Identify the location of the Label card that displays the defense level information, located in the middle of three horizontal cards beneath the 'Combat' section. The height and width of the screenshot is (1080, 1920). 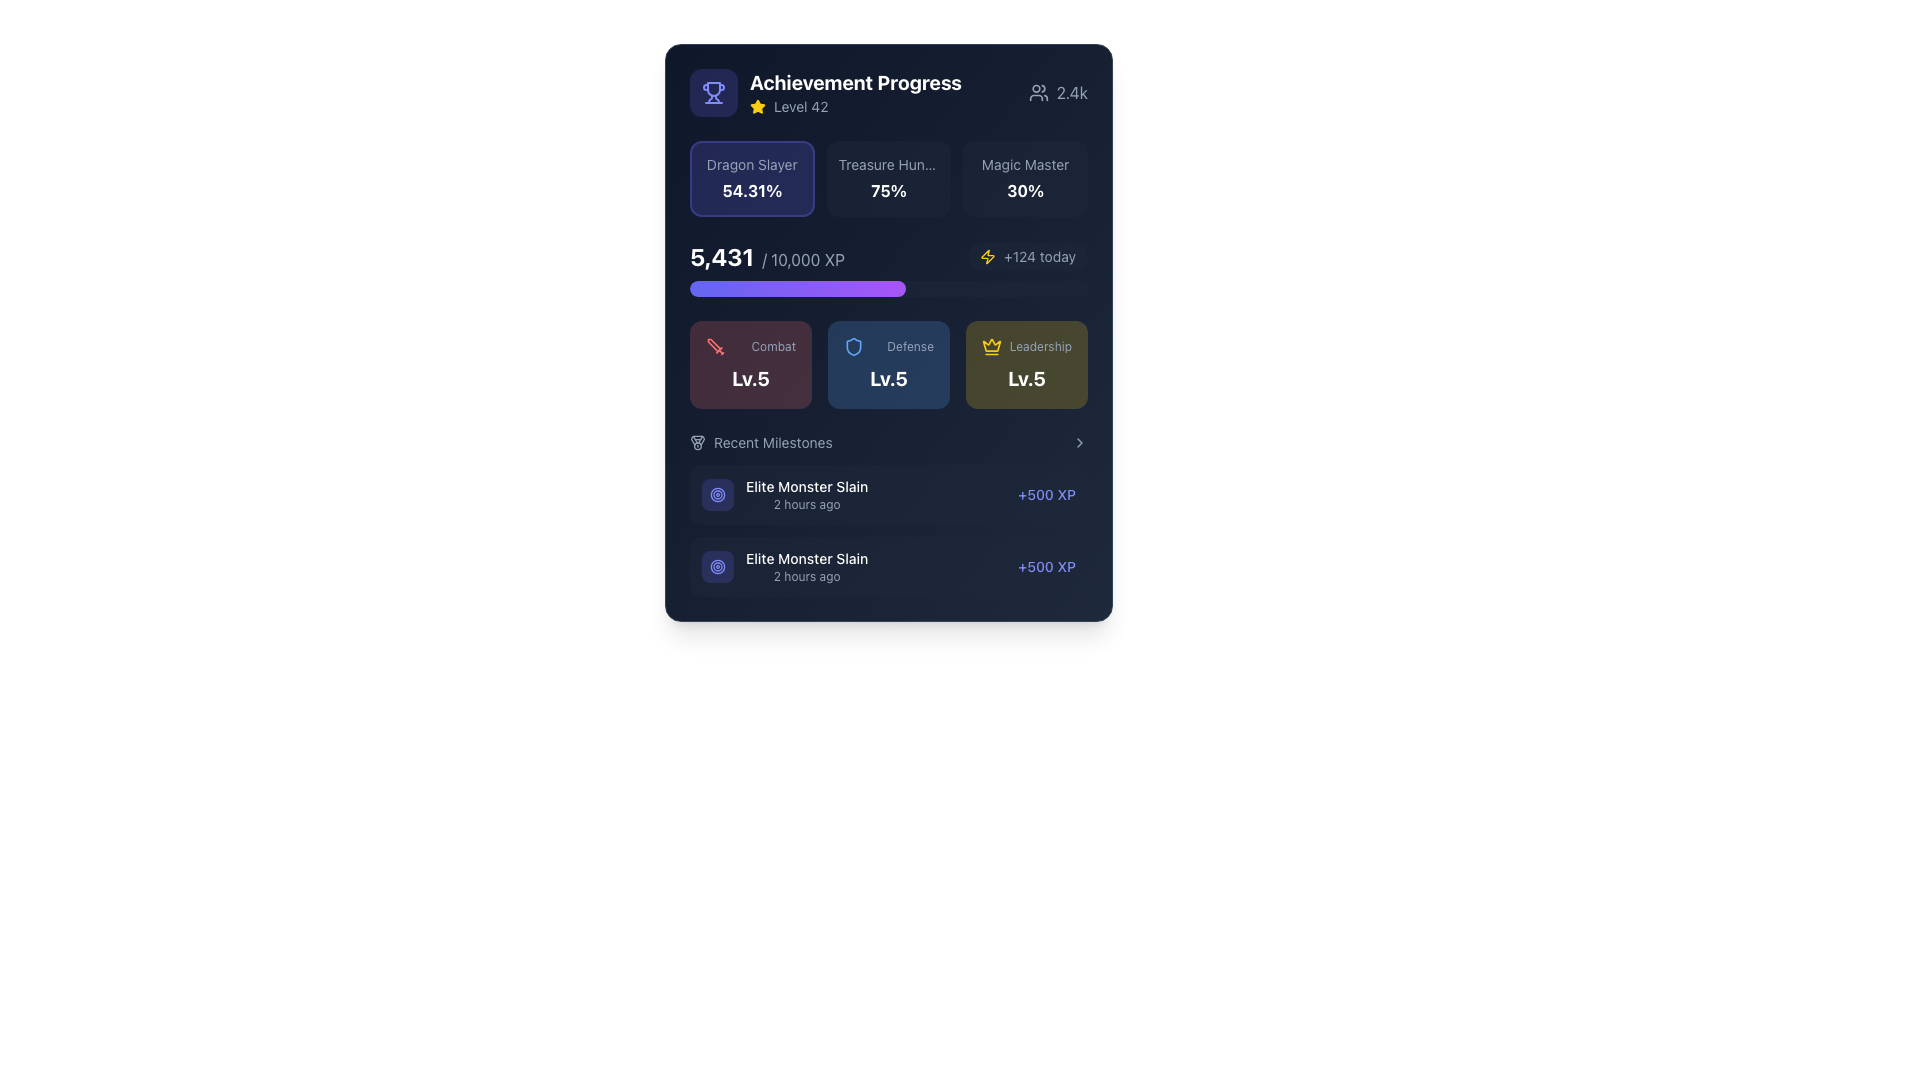
(887, 365).